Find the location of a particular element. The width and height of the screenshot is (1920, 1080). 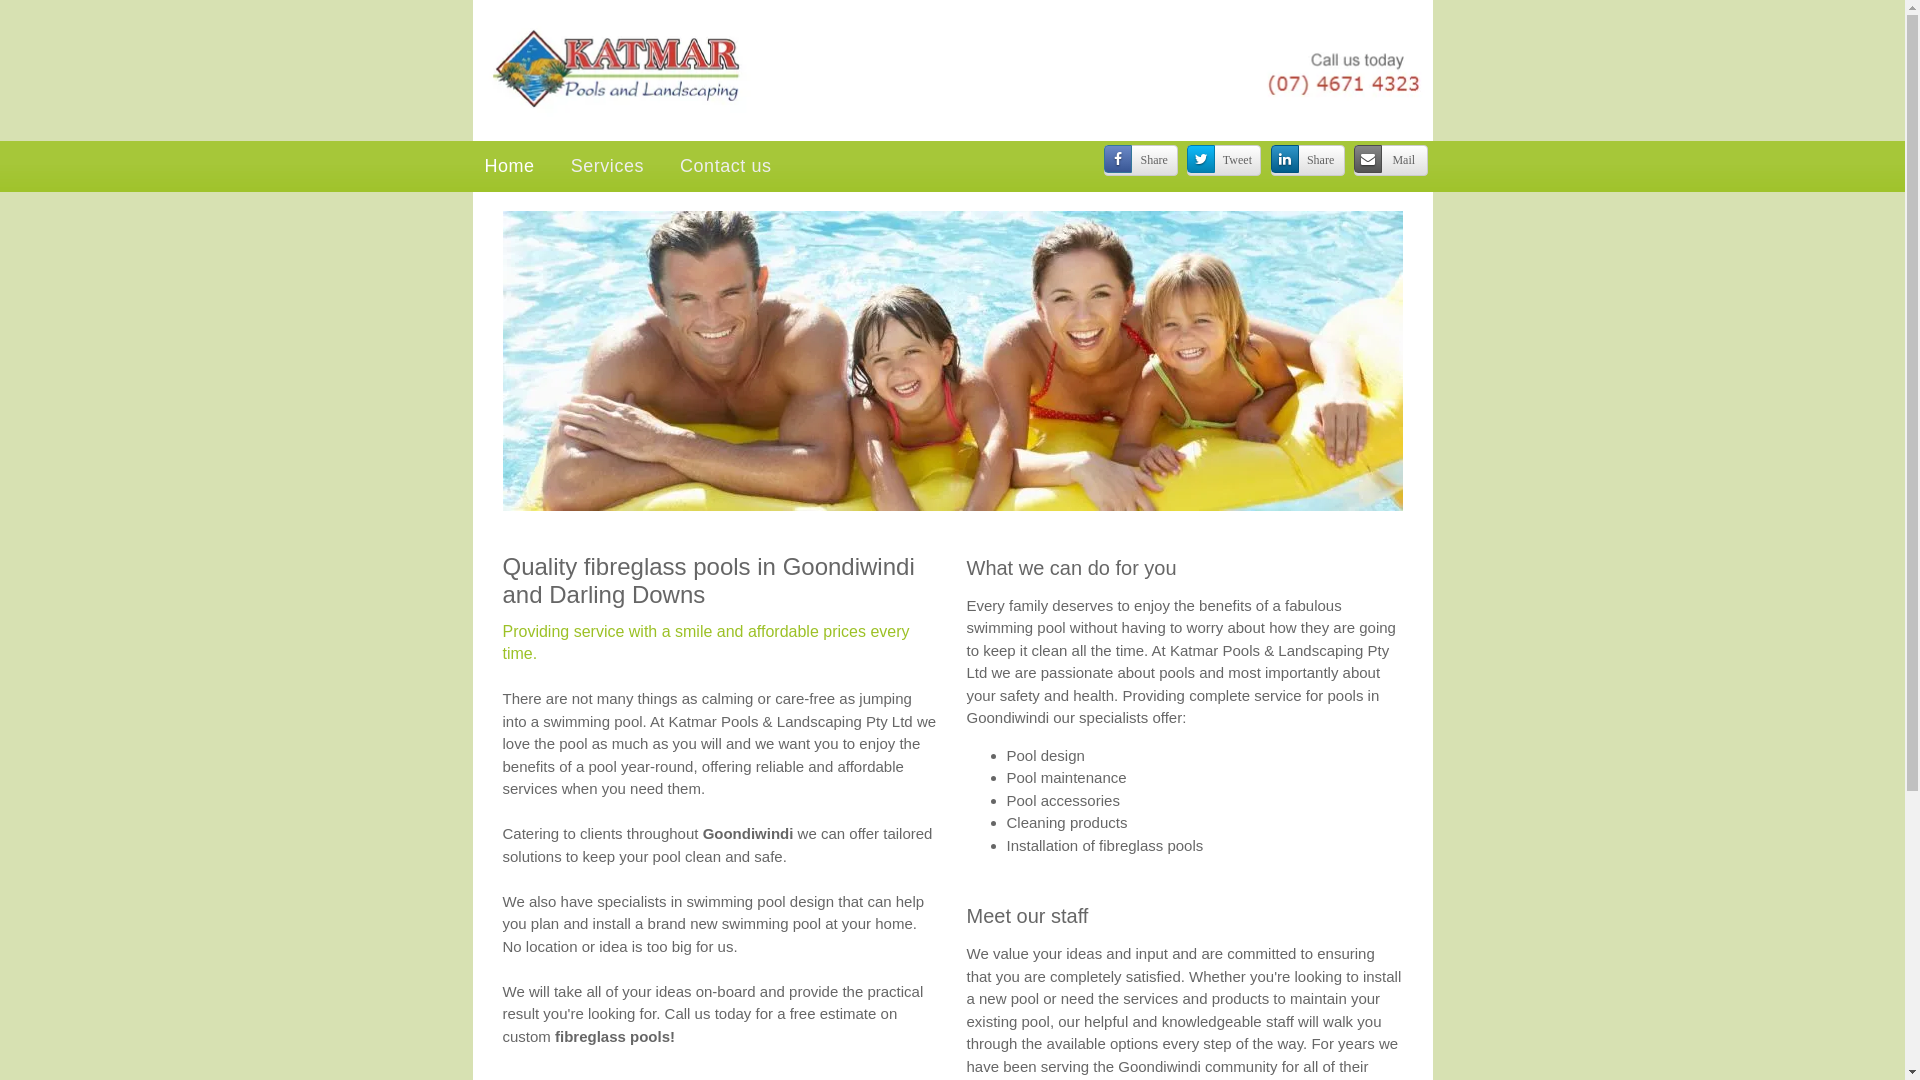

'Services' is located at coordinates (606, 165).